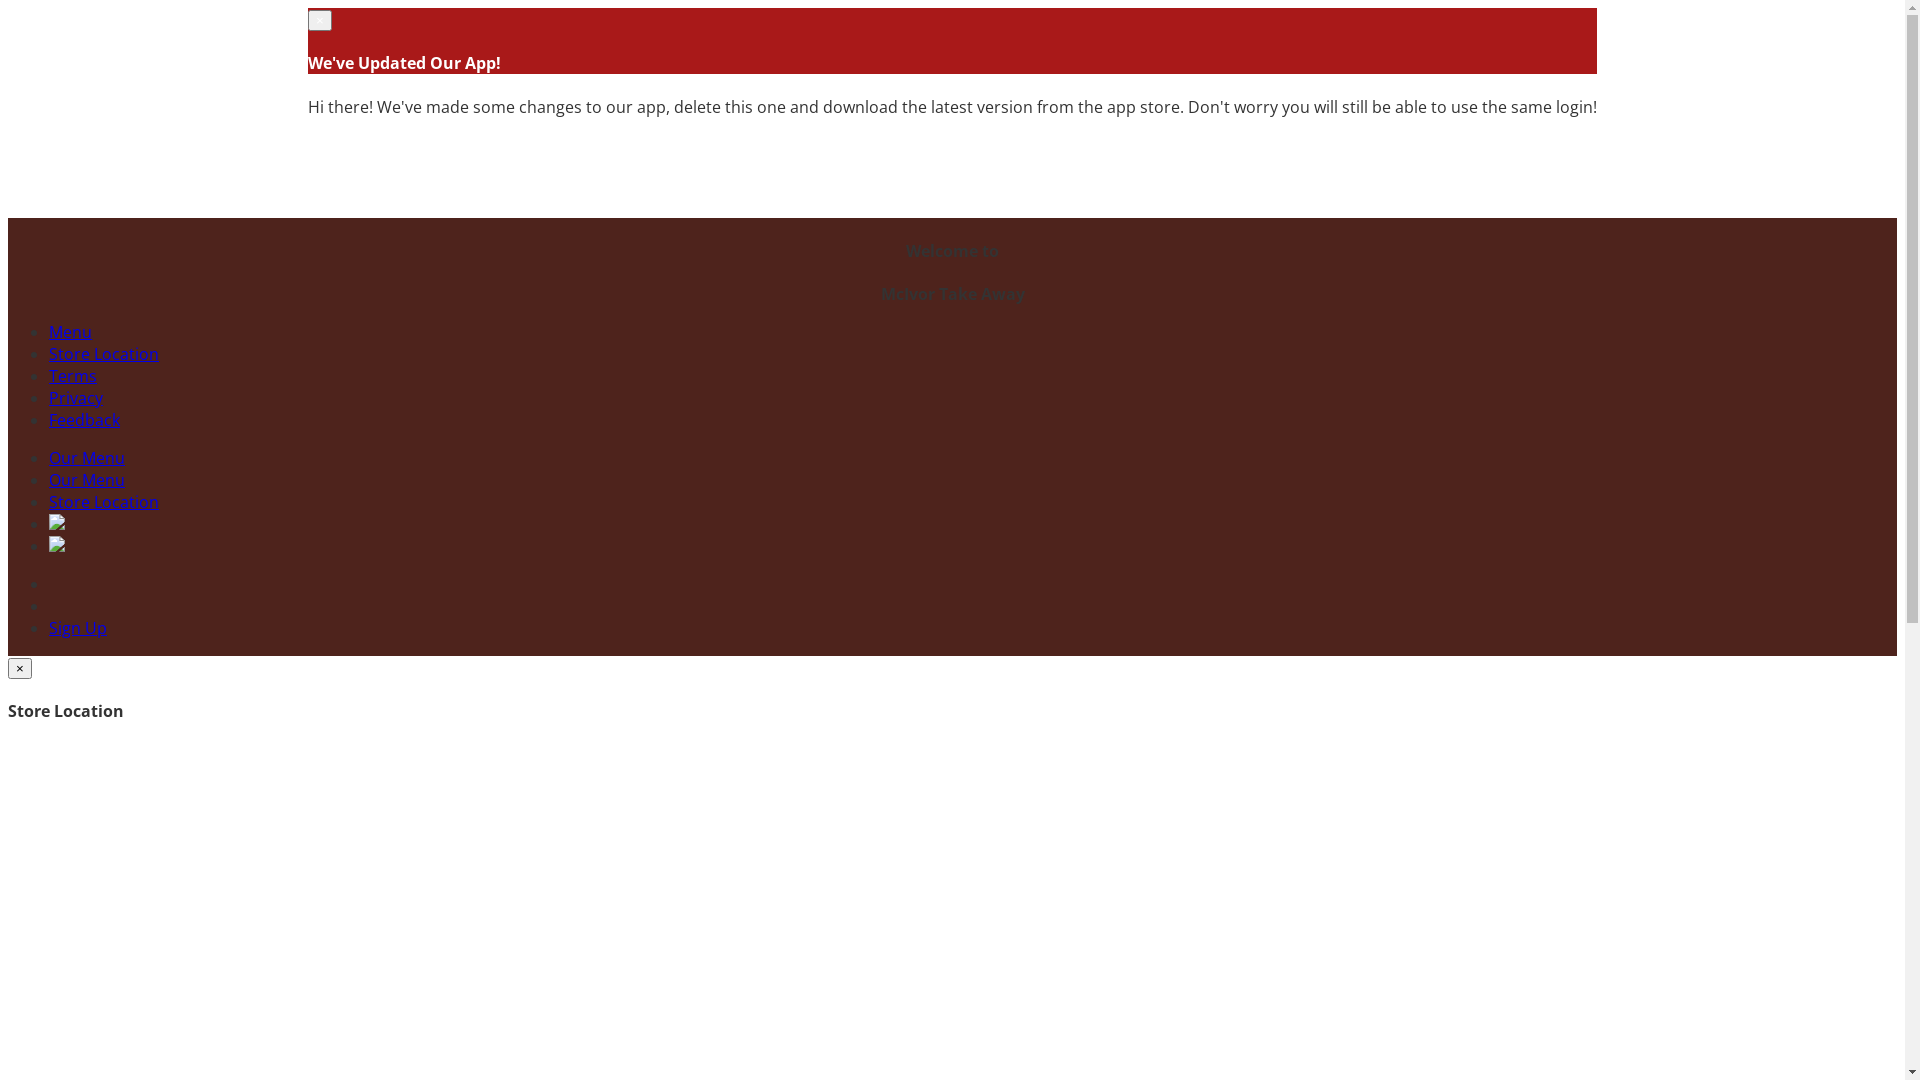 The image size is (1920, 1080). What do you see at coordinates (85, 479) in the screenshot?
I see `'Our Menu'` at bounding box center [85, 479].